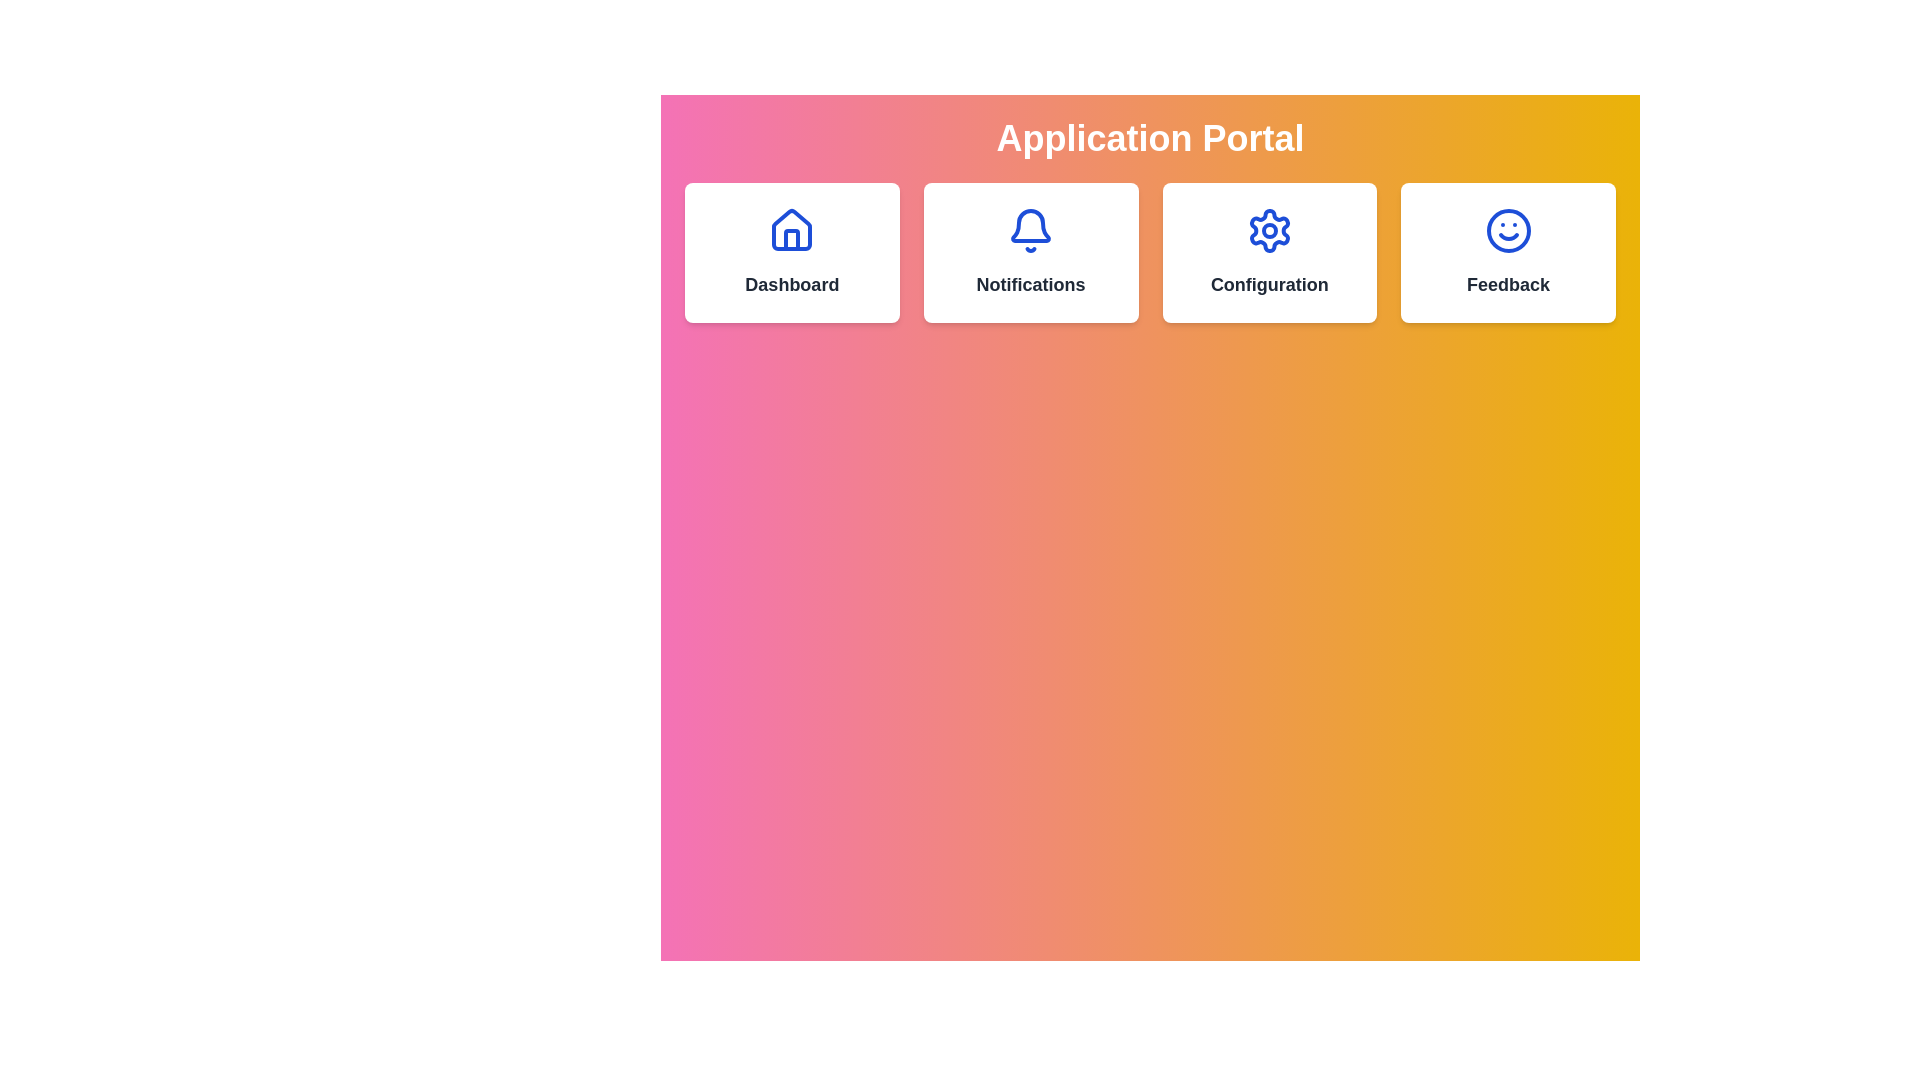 The image size is (1920, 1080). Describe the element at coordinates (1268, 230) in the screenshot. I see `the decorative graphical circle located centrally within the SVG gear icon, the third icon under the title 'Application Portal'` at that location.